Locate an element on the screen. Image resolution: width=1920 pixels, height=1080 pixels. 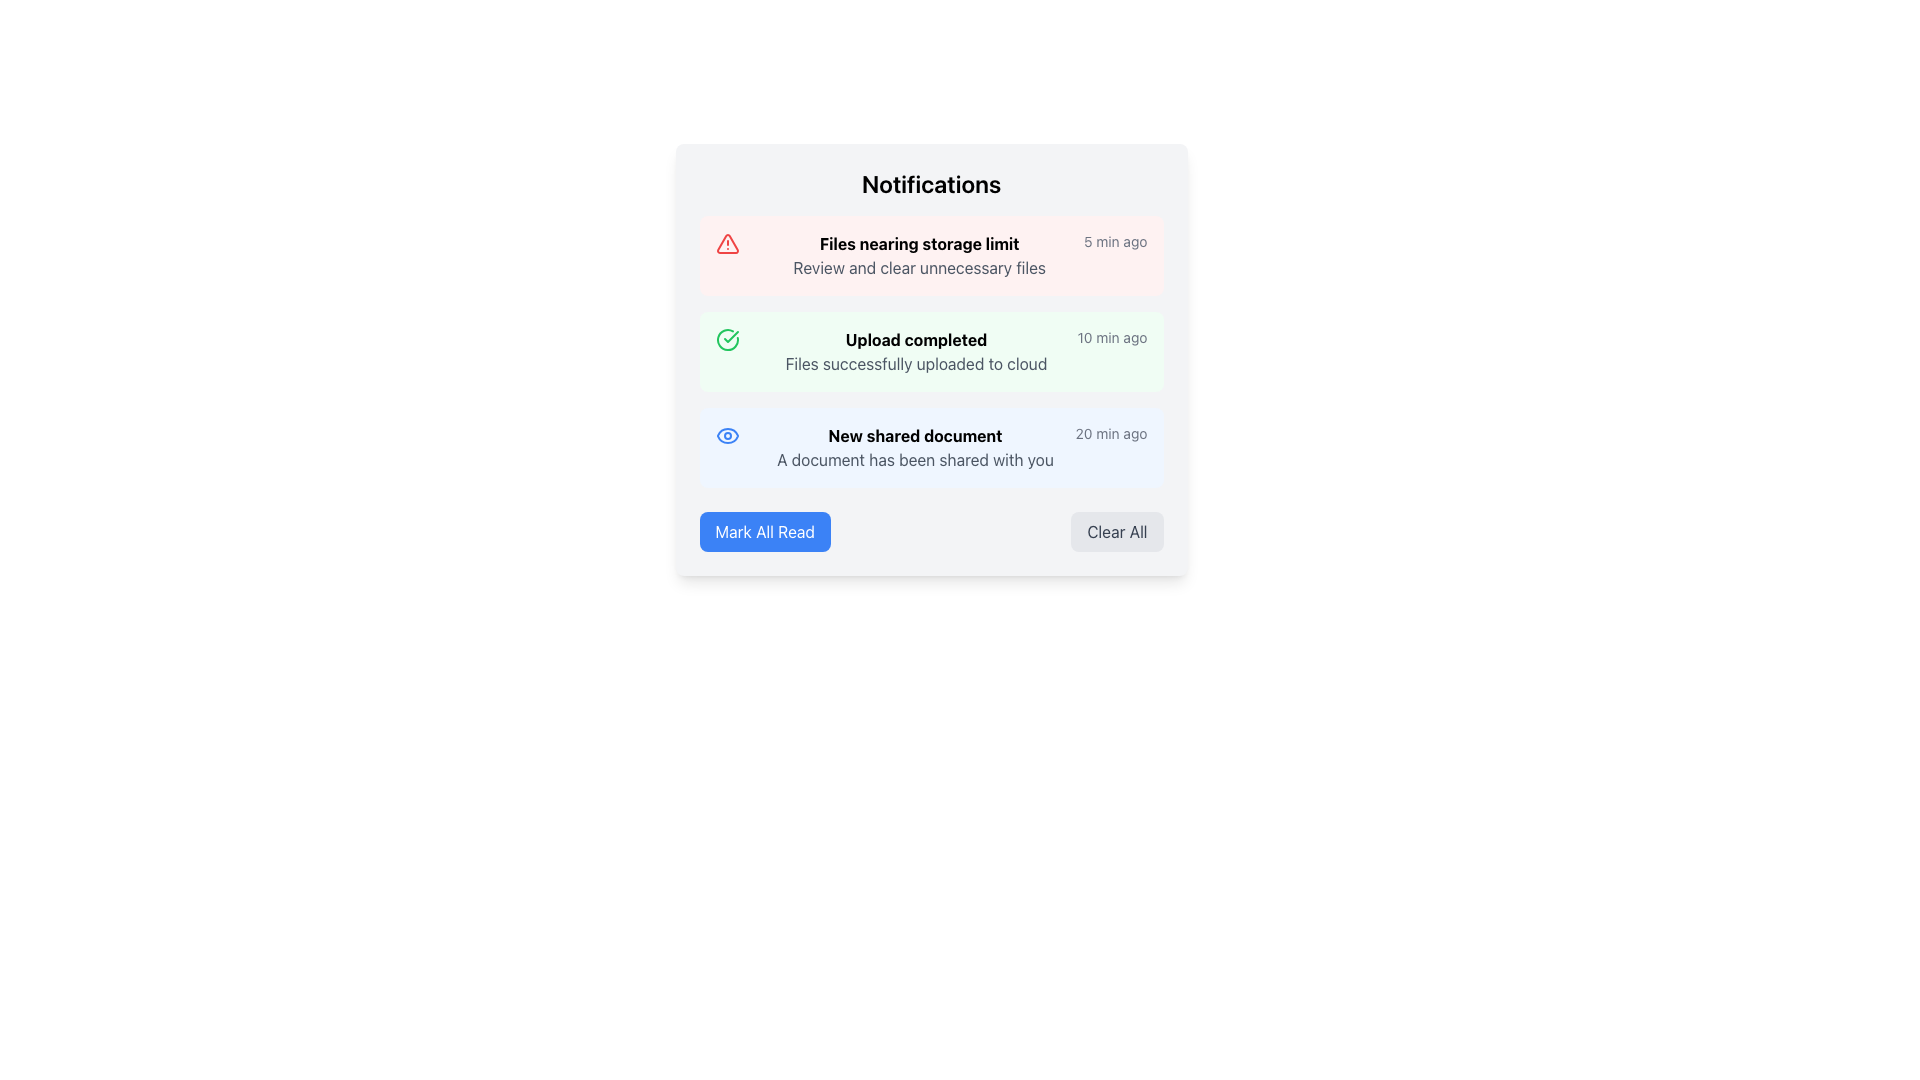
the blue 'Mark All Read' button with a white label, located at the bottom left corner of the notifications card is located at coordinates (764, 531).